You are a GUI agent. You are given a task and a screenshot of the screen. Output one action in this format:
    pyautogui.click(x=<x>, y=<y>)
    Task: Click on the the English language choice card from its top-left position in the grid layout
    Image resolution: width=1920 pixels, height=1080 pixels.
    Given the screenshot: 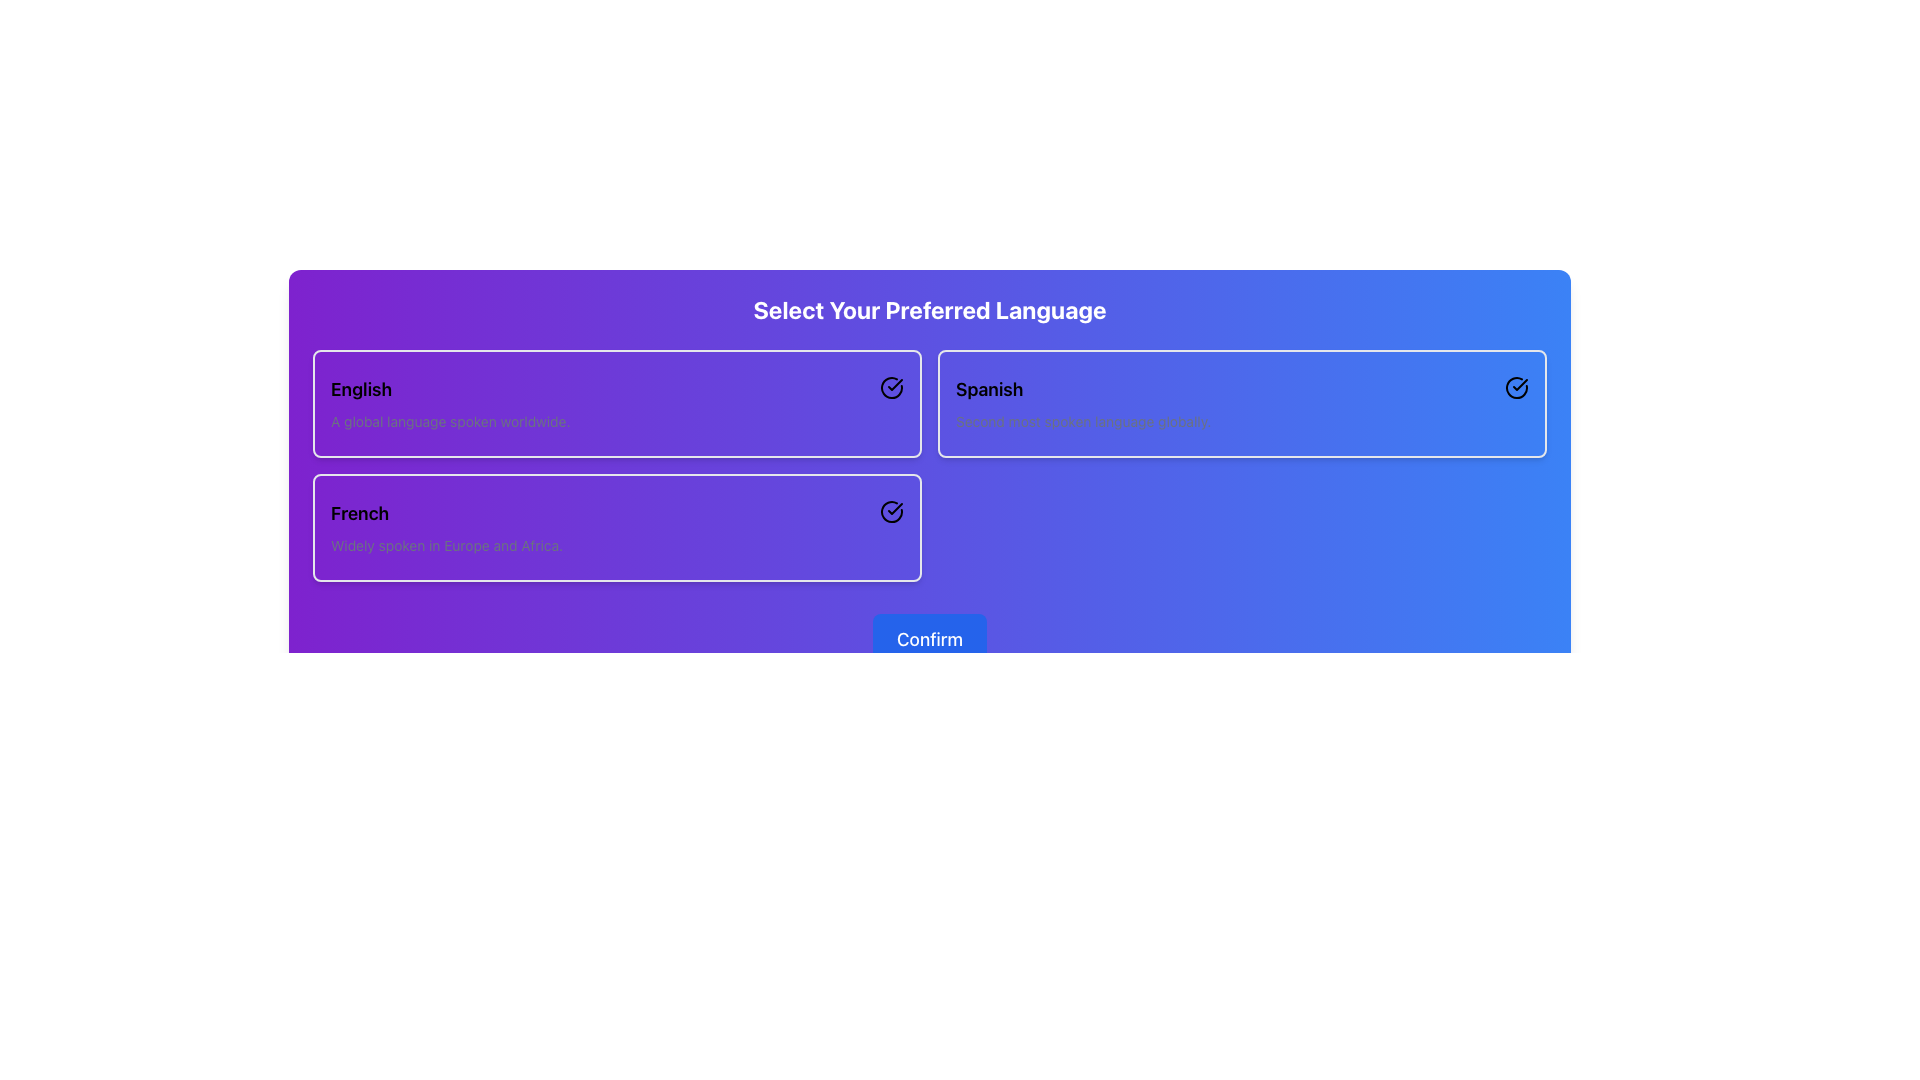 What is the action you would take?
    pyautogui.click(x=616, y=404)
    